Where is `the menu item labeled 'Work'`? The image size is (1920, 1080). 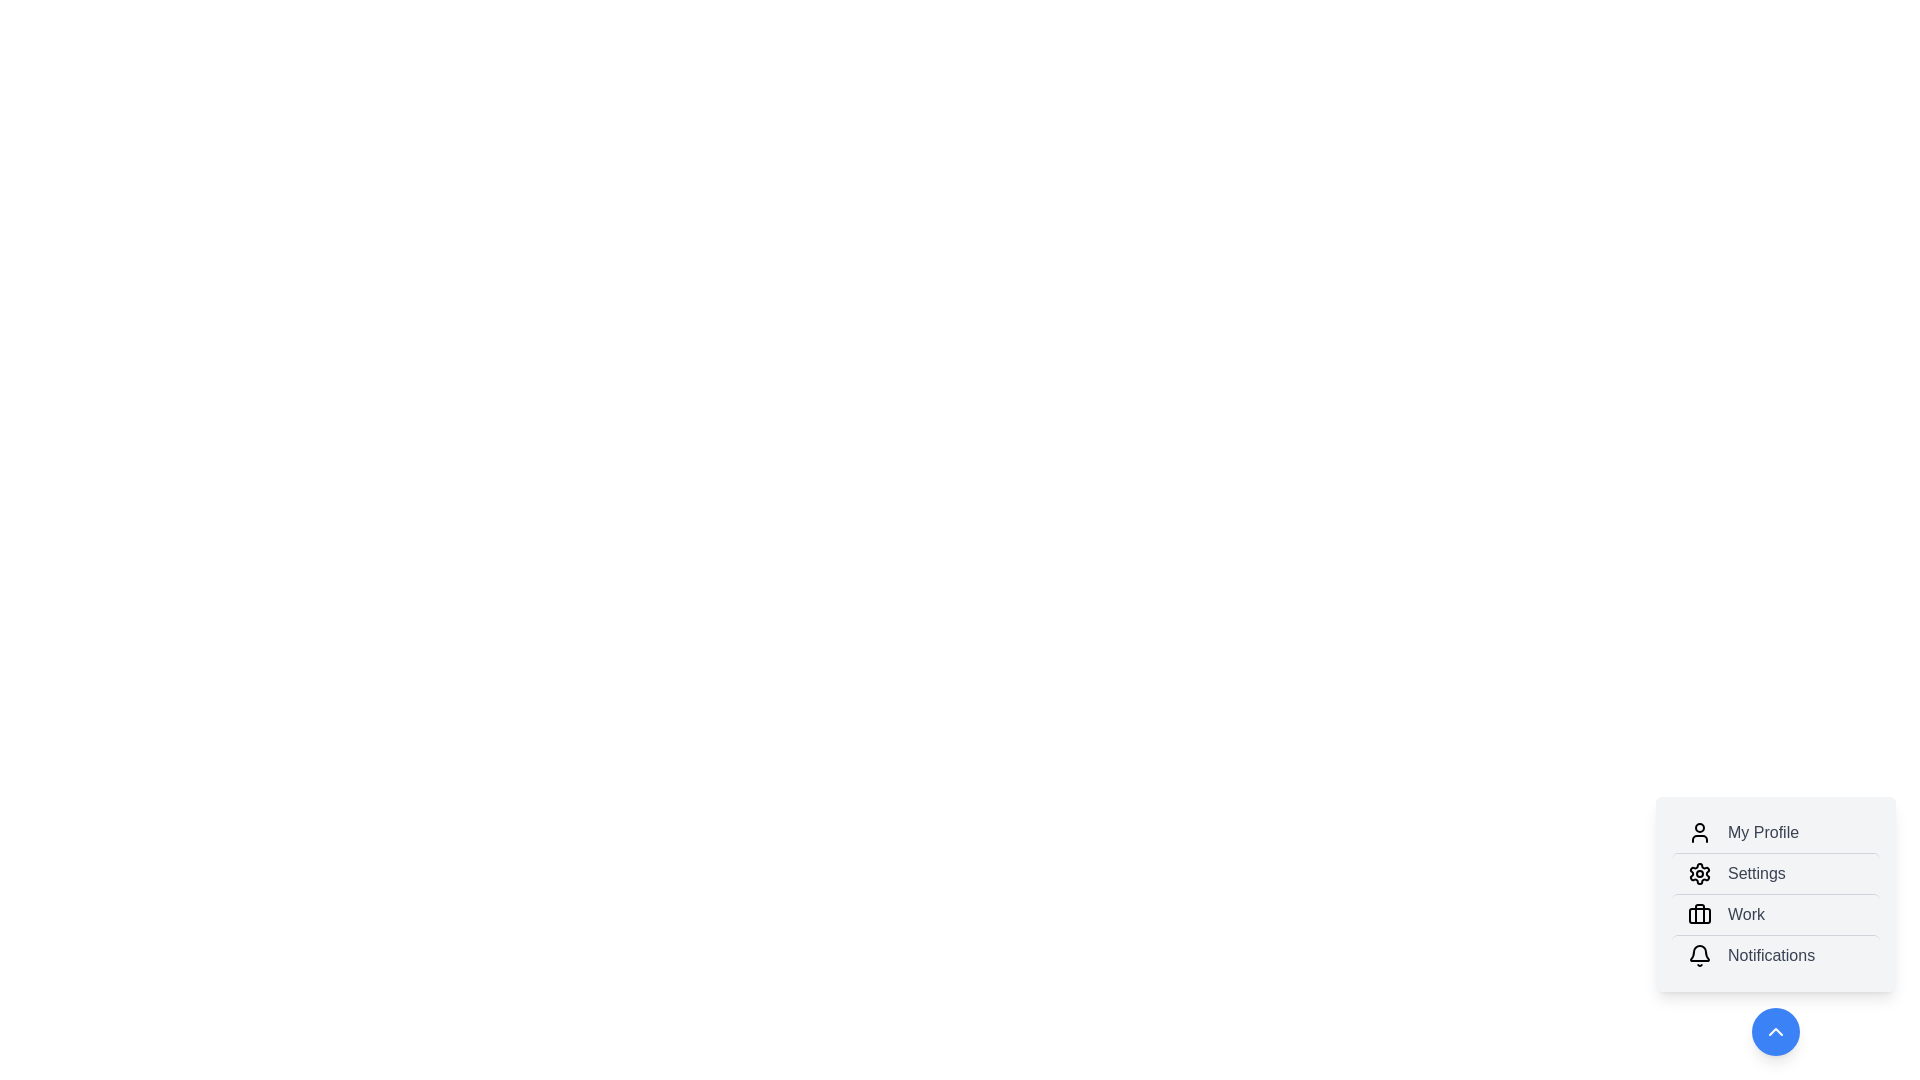 the menu item labeled 'Work' is located at coordinates (1776, 914).